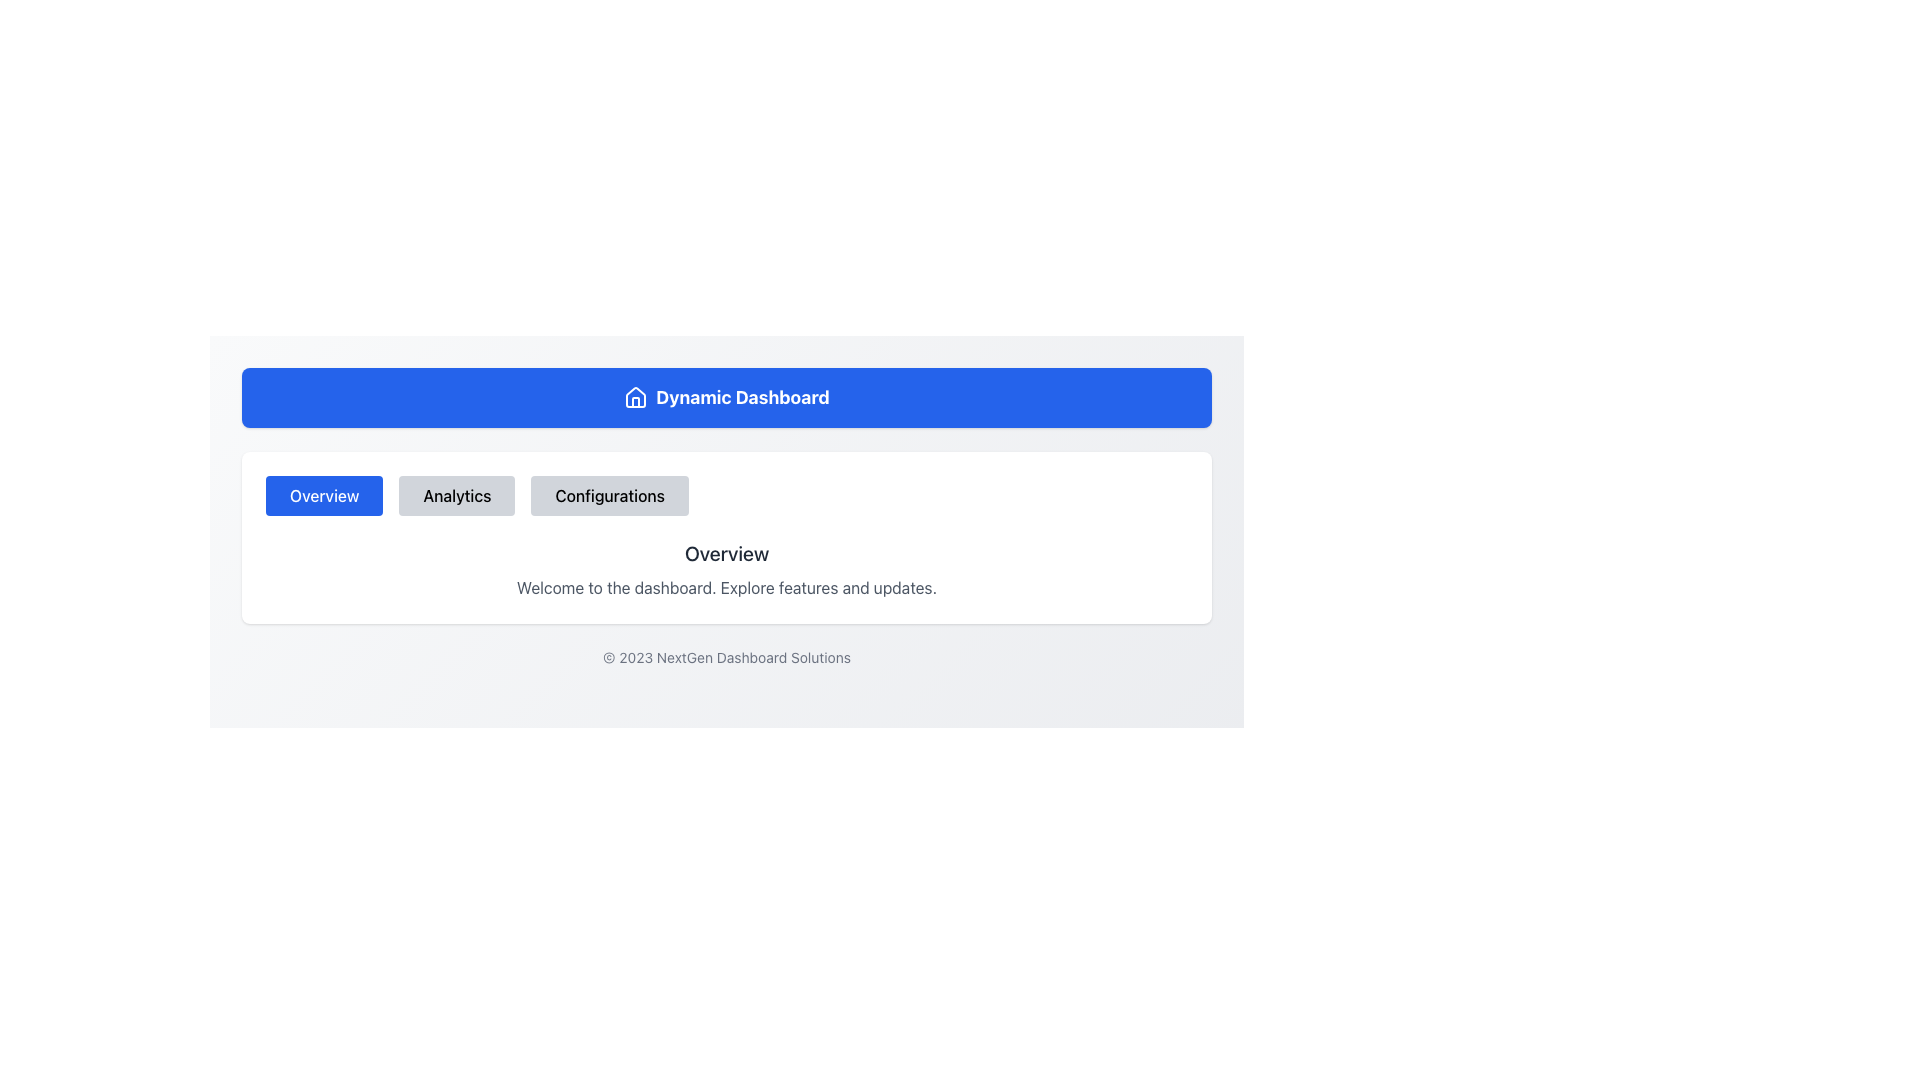 This screenshot has width=1920, height=1080. I want to click on the rectangular button with rounded corners that has a blue background and the text 'Overview', so click(324, 495).